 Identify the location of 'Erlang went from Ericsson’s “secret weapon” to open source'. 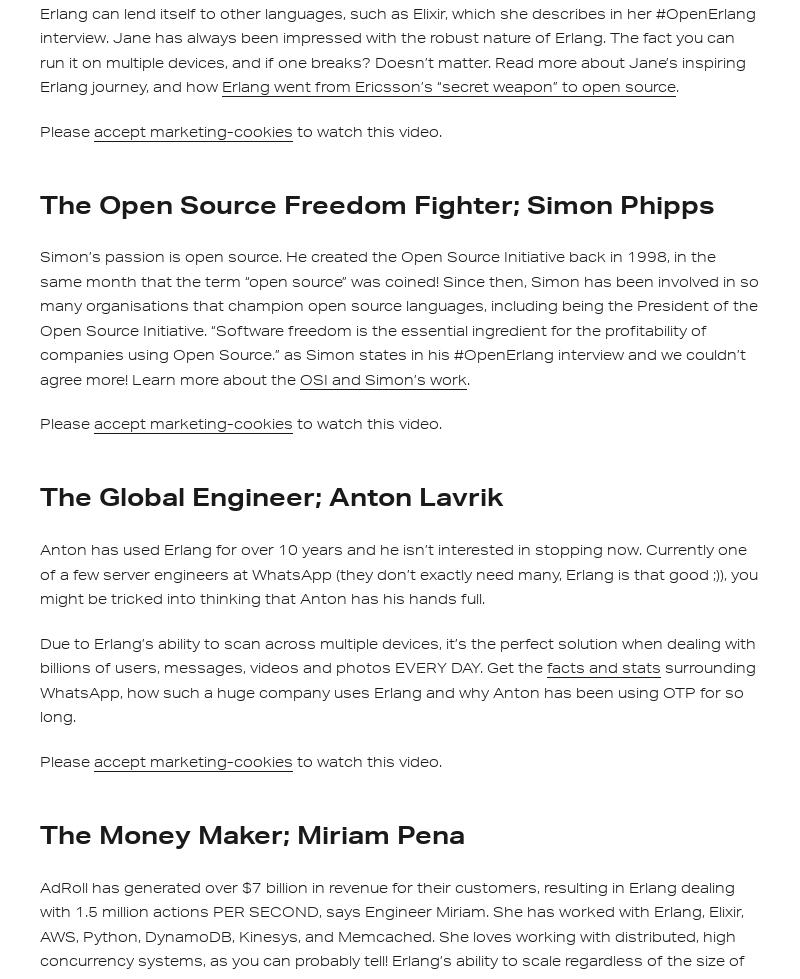
(448, 87).